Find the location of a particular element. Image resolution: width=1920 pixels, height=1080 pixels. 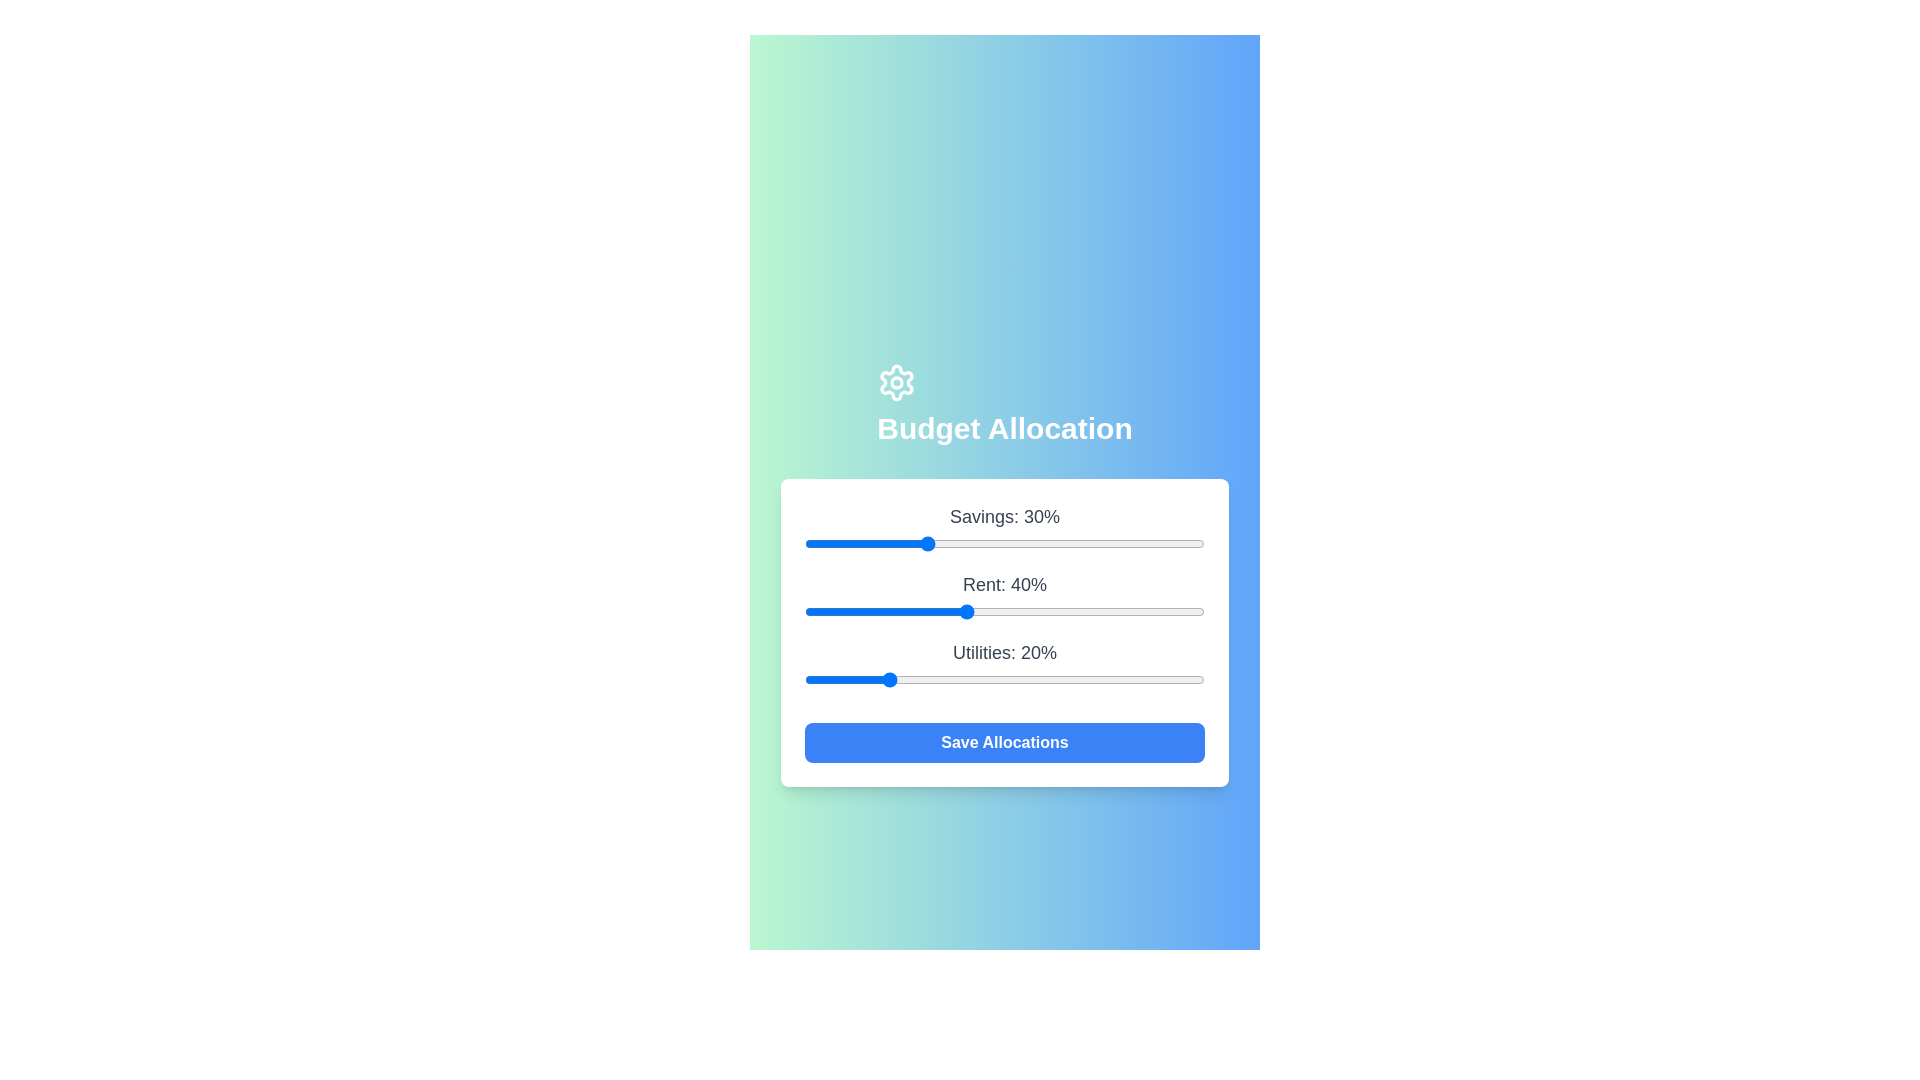

the 'Utilities' slider to allocate 14% of the budget is located at coordinates (860, 678).